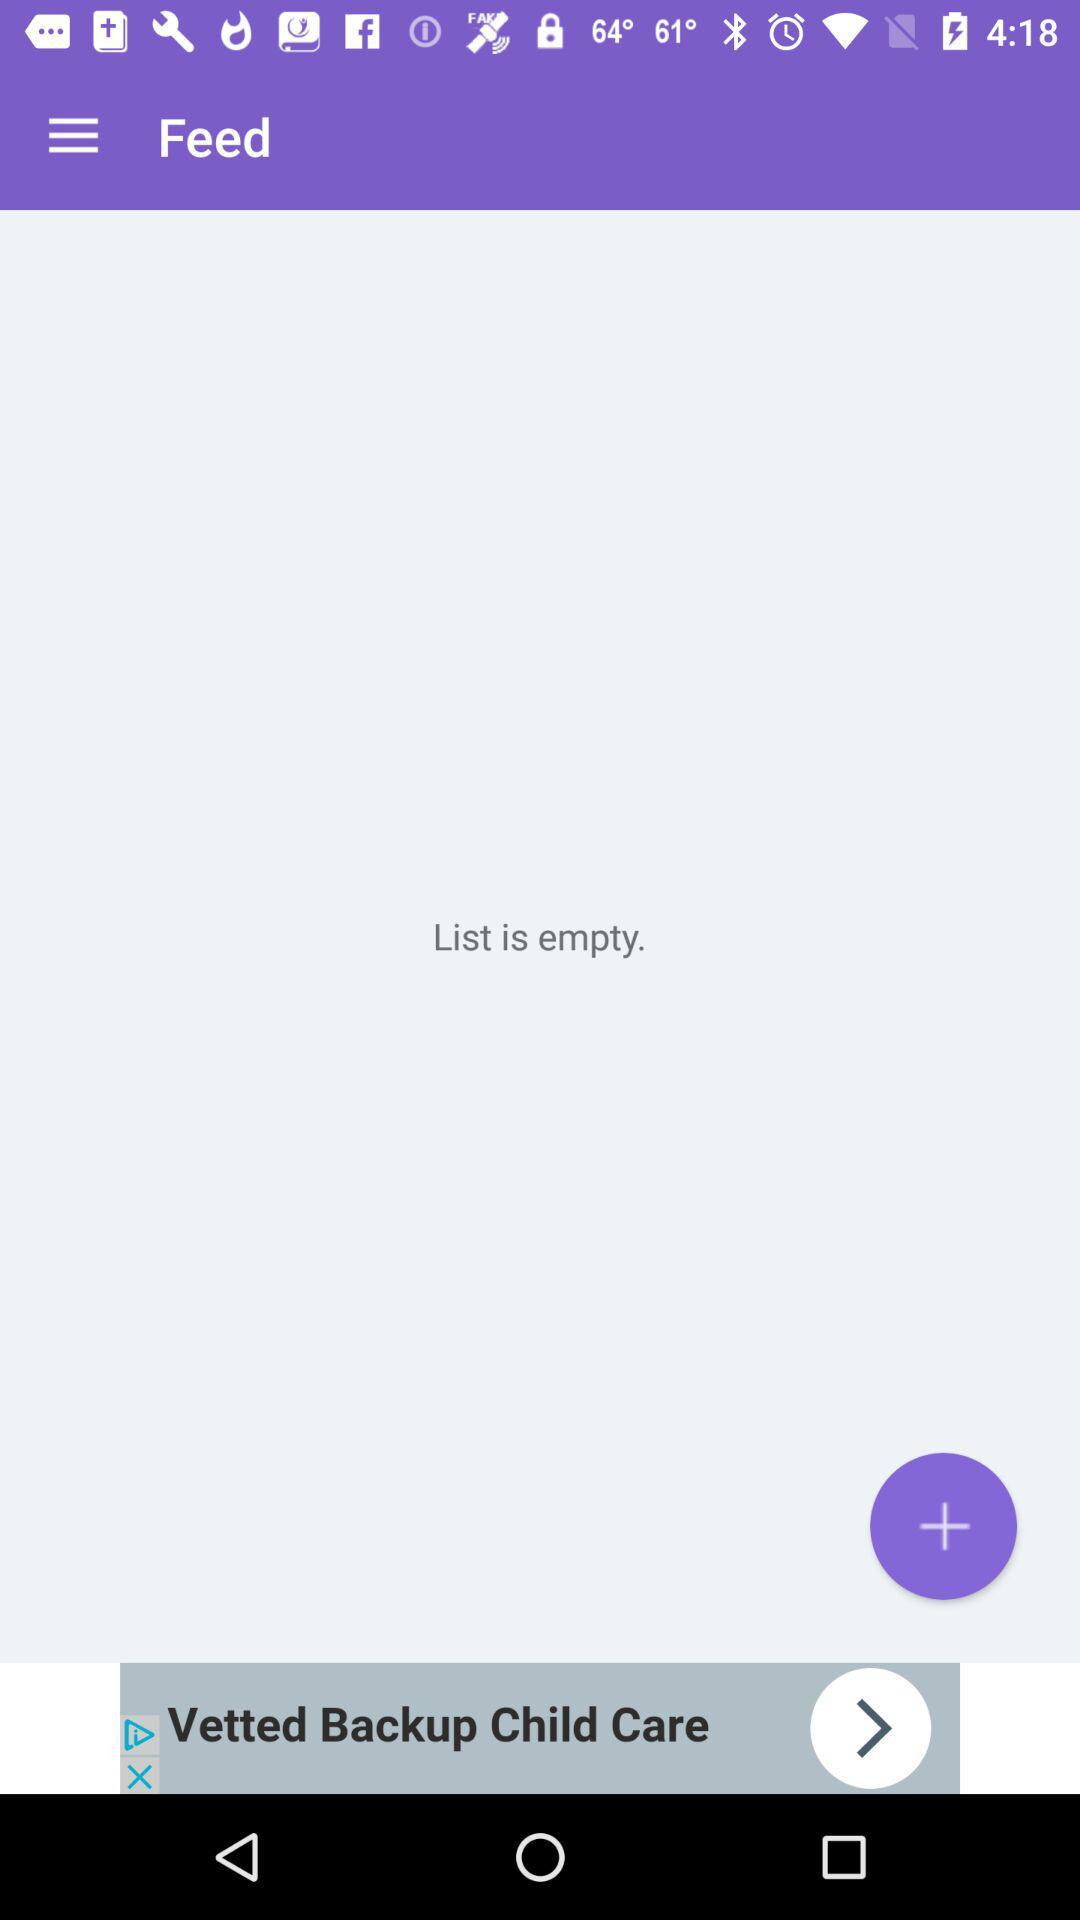 Image resolution: width=1080 pixels, height=1920 pixels. I want to click on open app, so click(540, 1727).